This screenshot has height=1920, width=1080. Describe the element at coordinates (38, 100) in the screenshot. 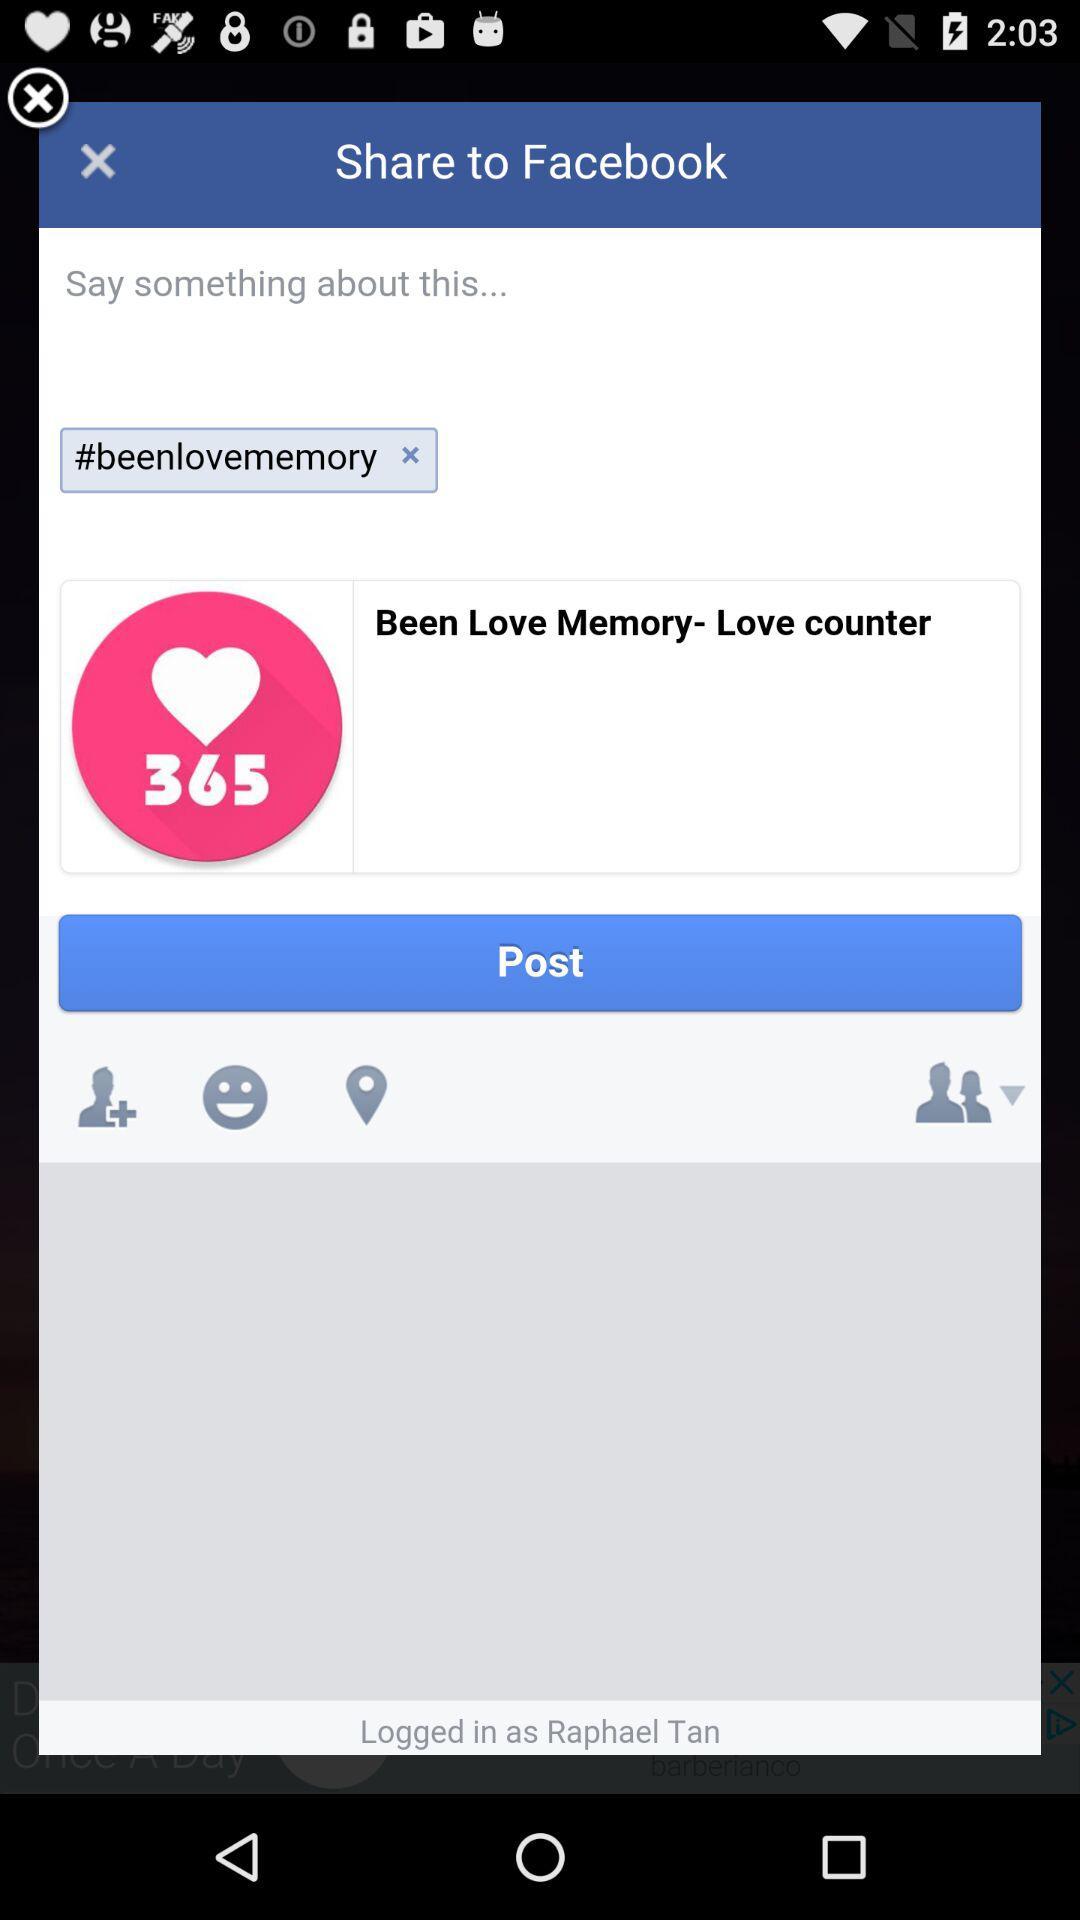

I see `exit share window` at that location.